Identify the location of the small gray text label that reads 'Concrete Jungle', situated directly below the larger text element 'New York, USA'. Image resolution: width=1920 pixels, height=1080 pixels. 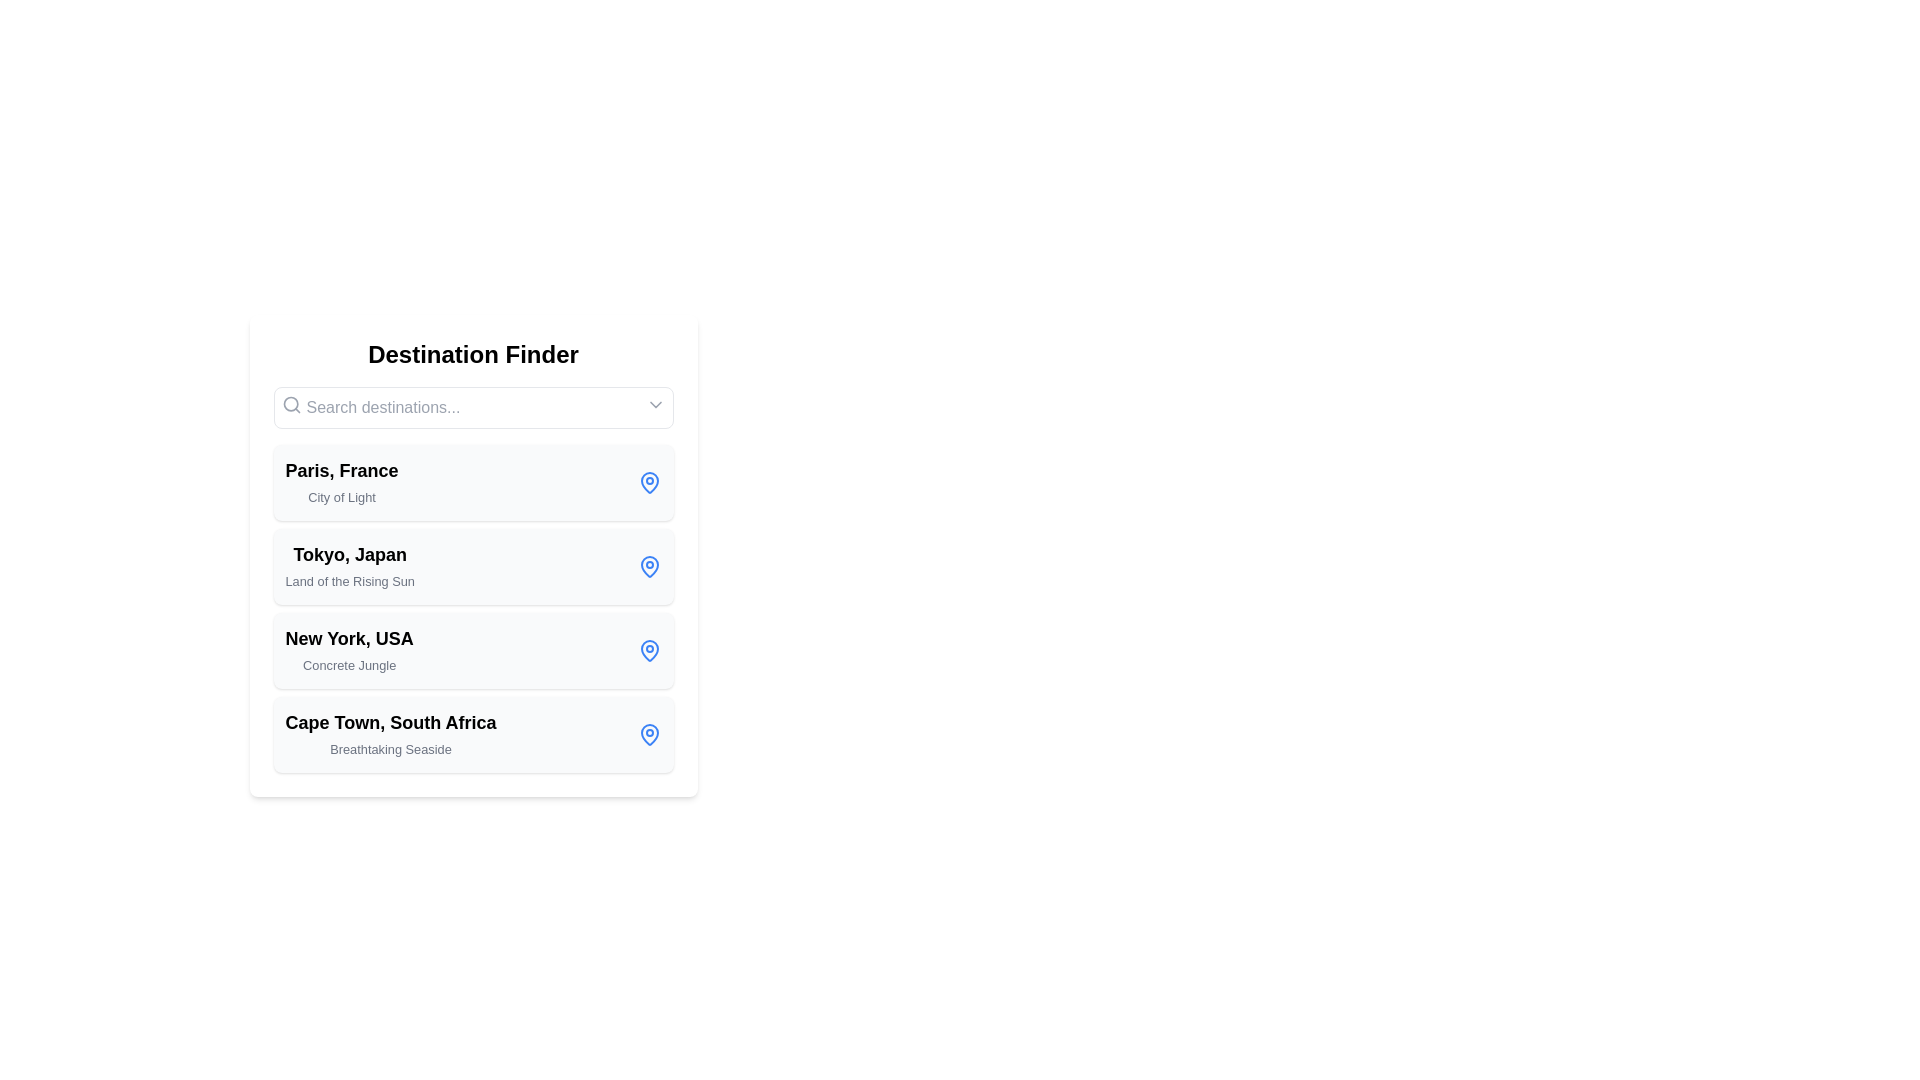
(349, 665).